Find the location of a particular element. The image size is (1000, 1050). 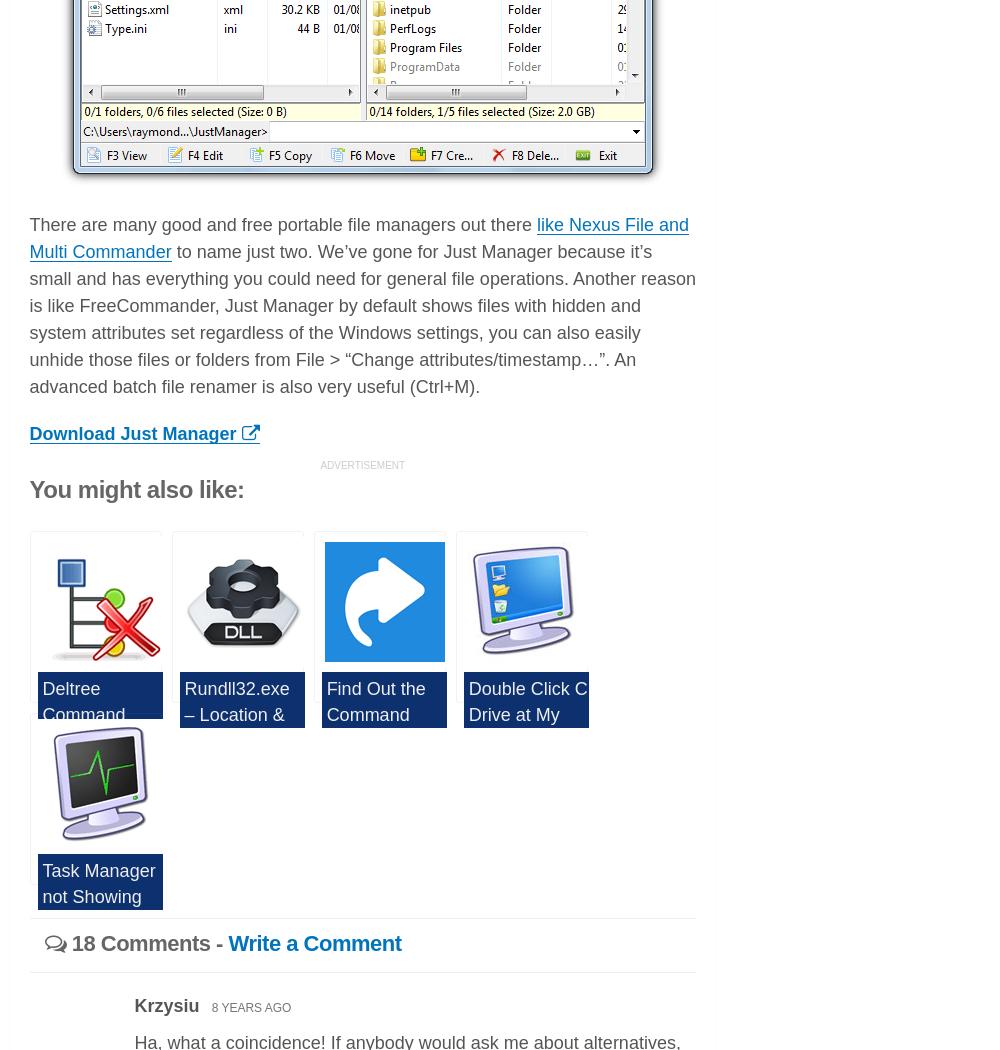

'You might also like:' is located at coordinates (136, 488).